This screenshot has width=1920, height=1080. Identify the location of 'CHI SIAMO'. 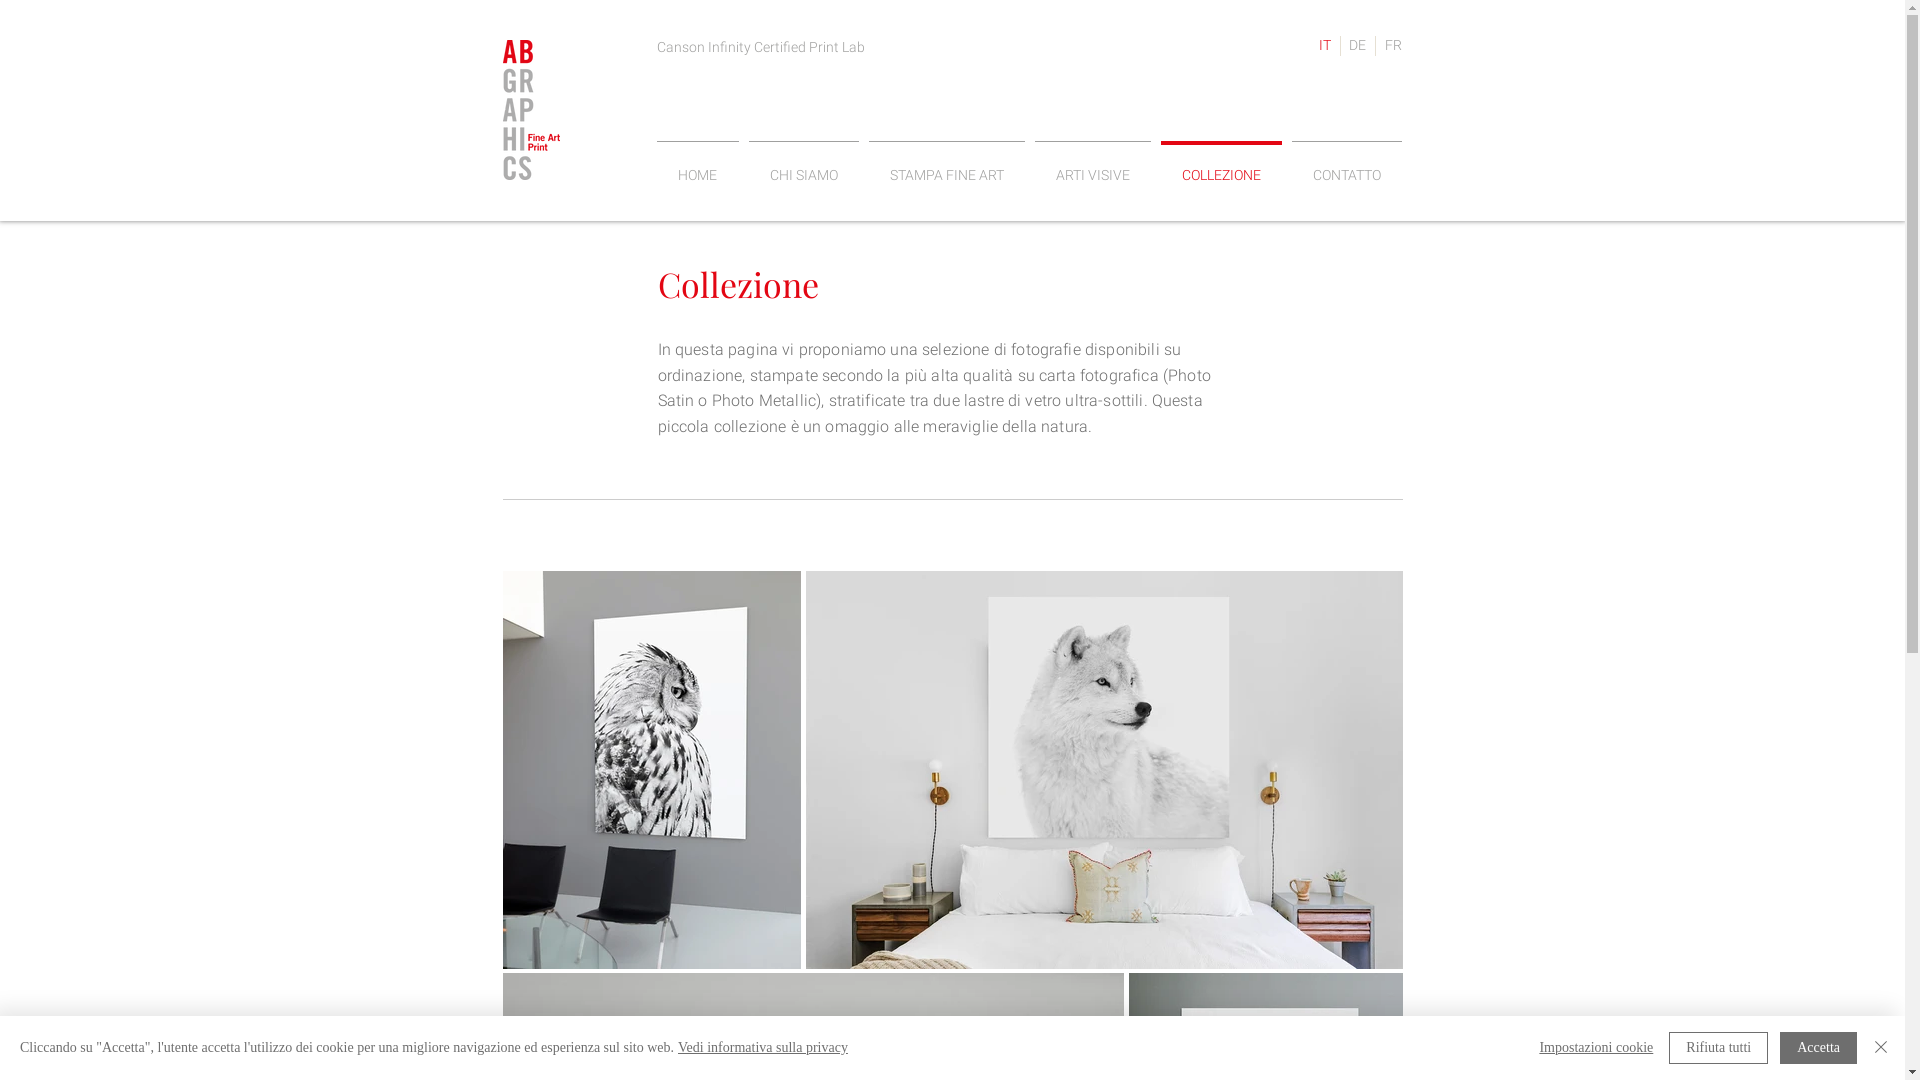
(743, 164).